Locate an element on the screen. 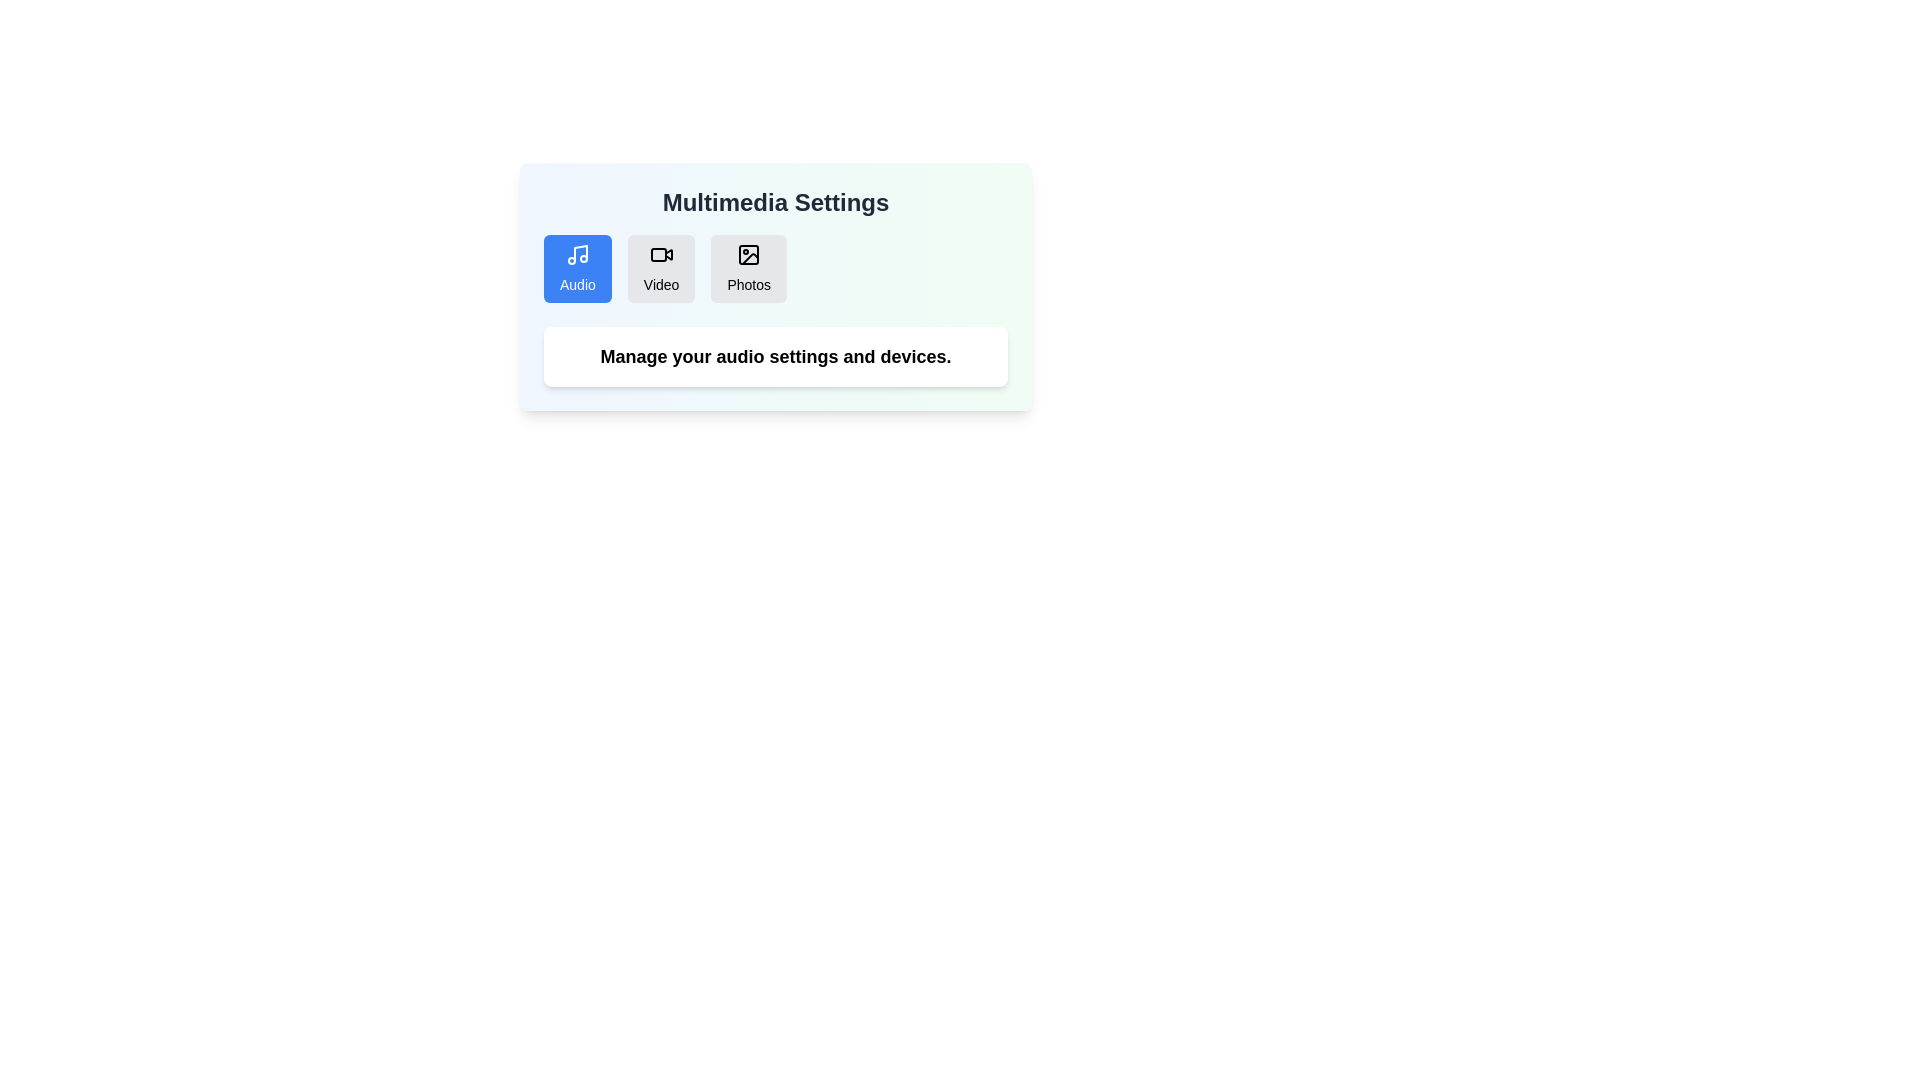 The width and height of the screenshot is (1920, 1080). the 'Video' button located between the 'Audio' and 'Photos' buttons is located at coordinates (661, 268).